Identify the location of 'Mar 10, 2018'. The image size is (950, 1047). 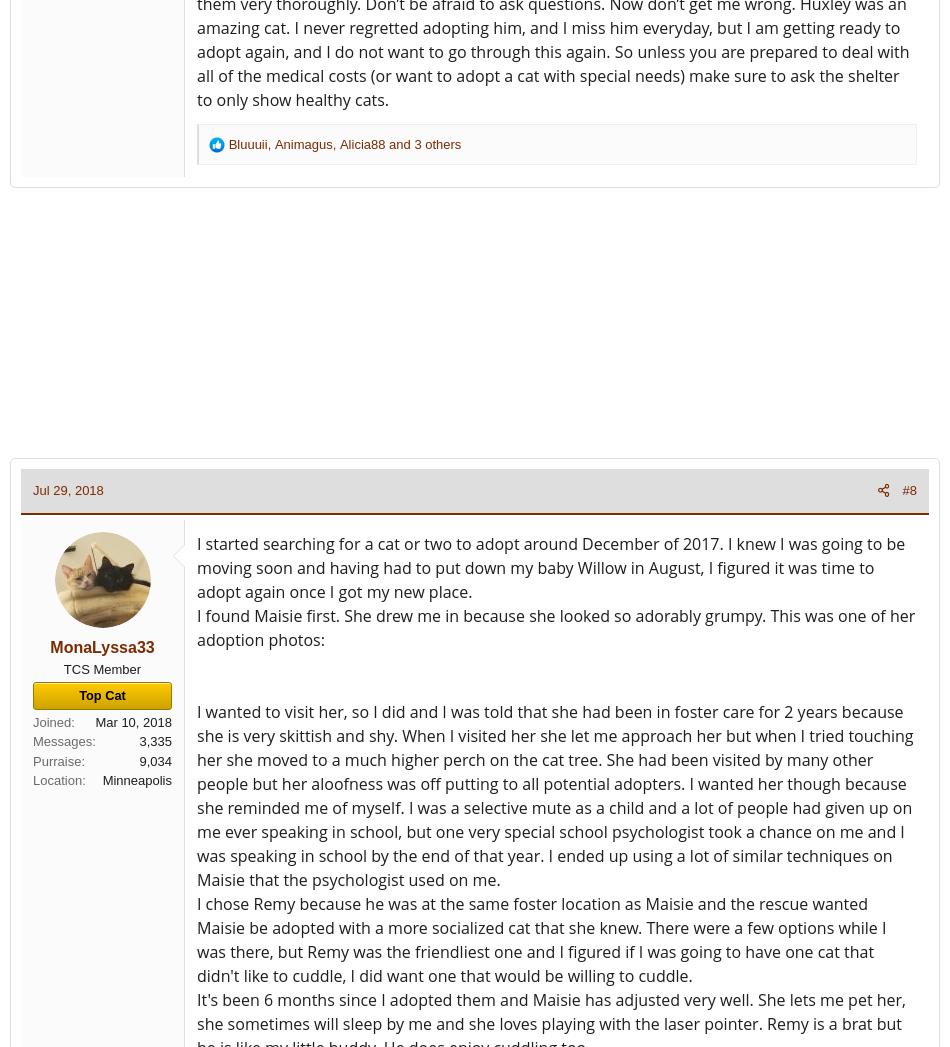
(133, 721).